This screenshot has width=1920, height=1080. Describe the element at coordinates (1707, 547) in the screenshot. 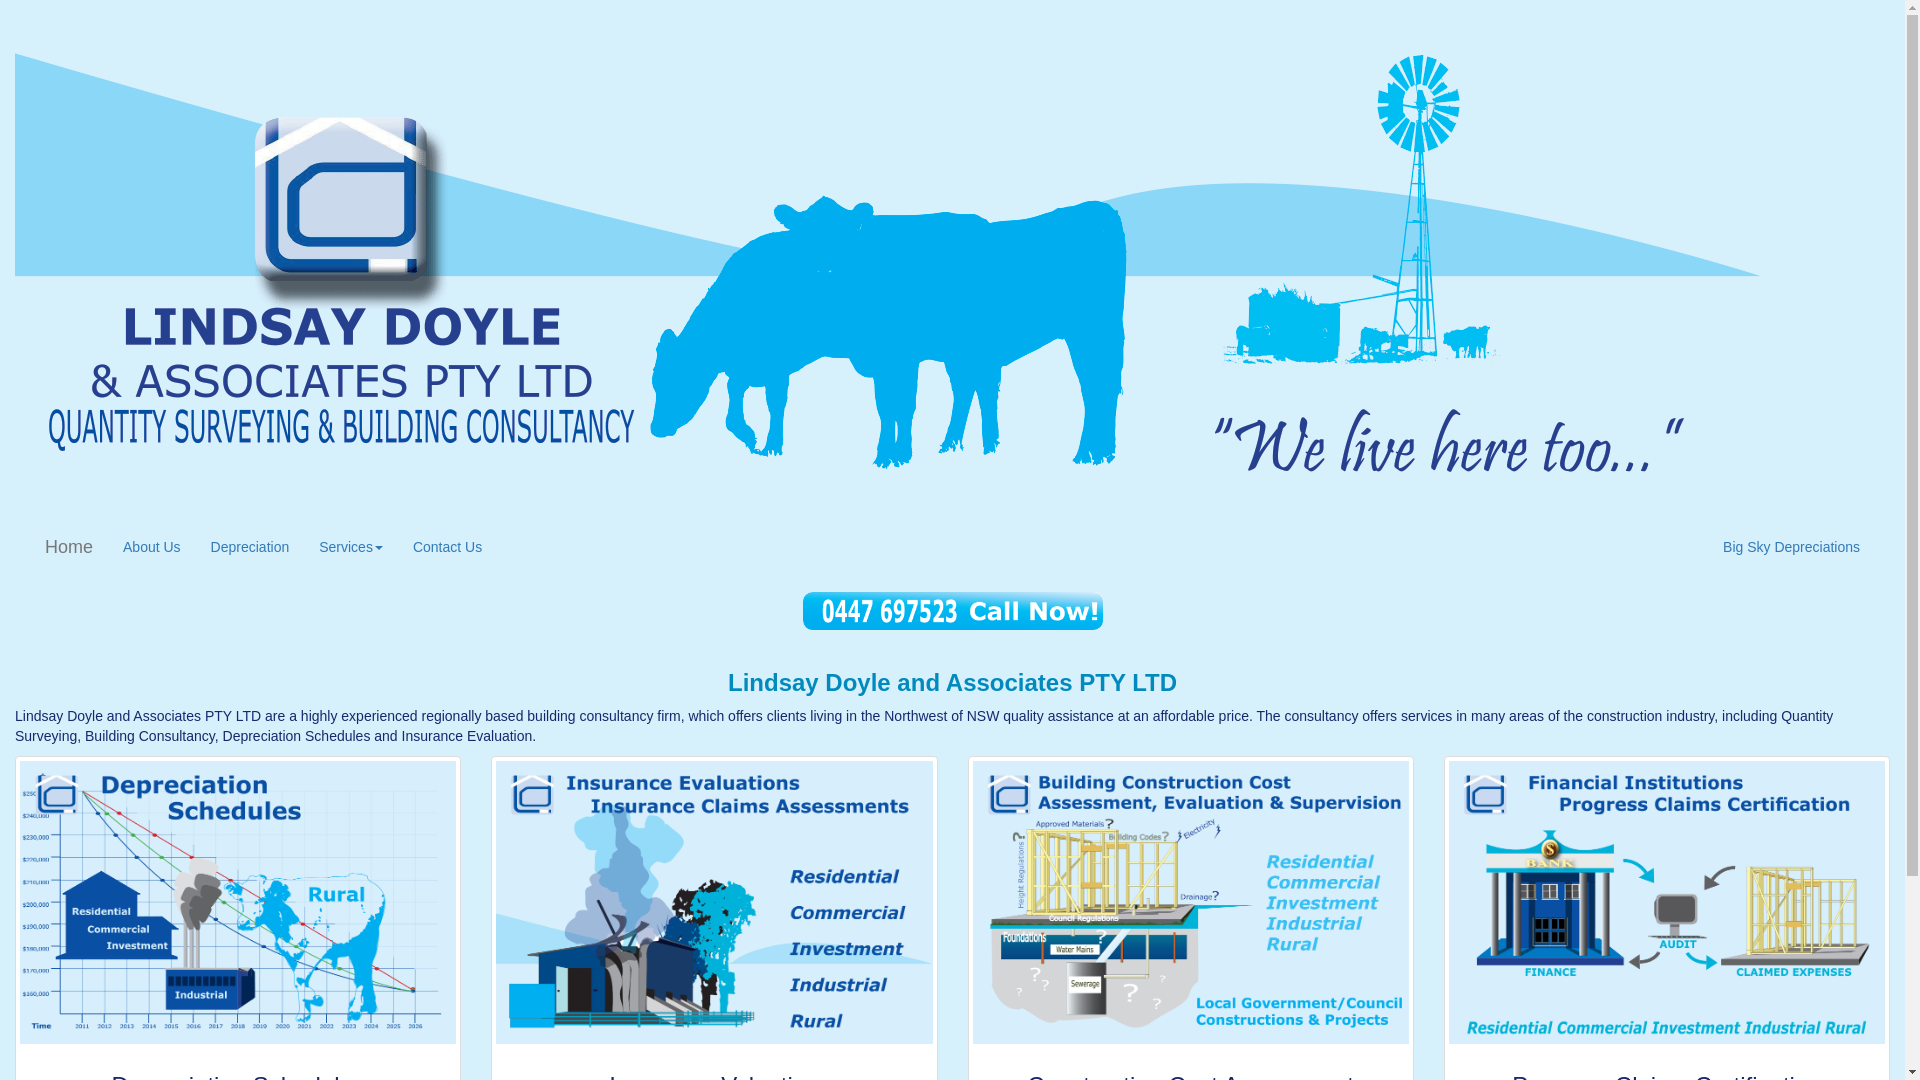

I see `'Big Sky Depreciations'` at that location.